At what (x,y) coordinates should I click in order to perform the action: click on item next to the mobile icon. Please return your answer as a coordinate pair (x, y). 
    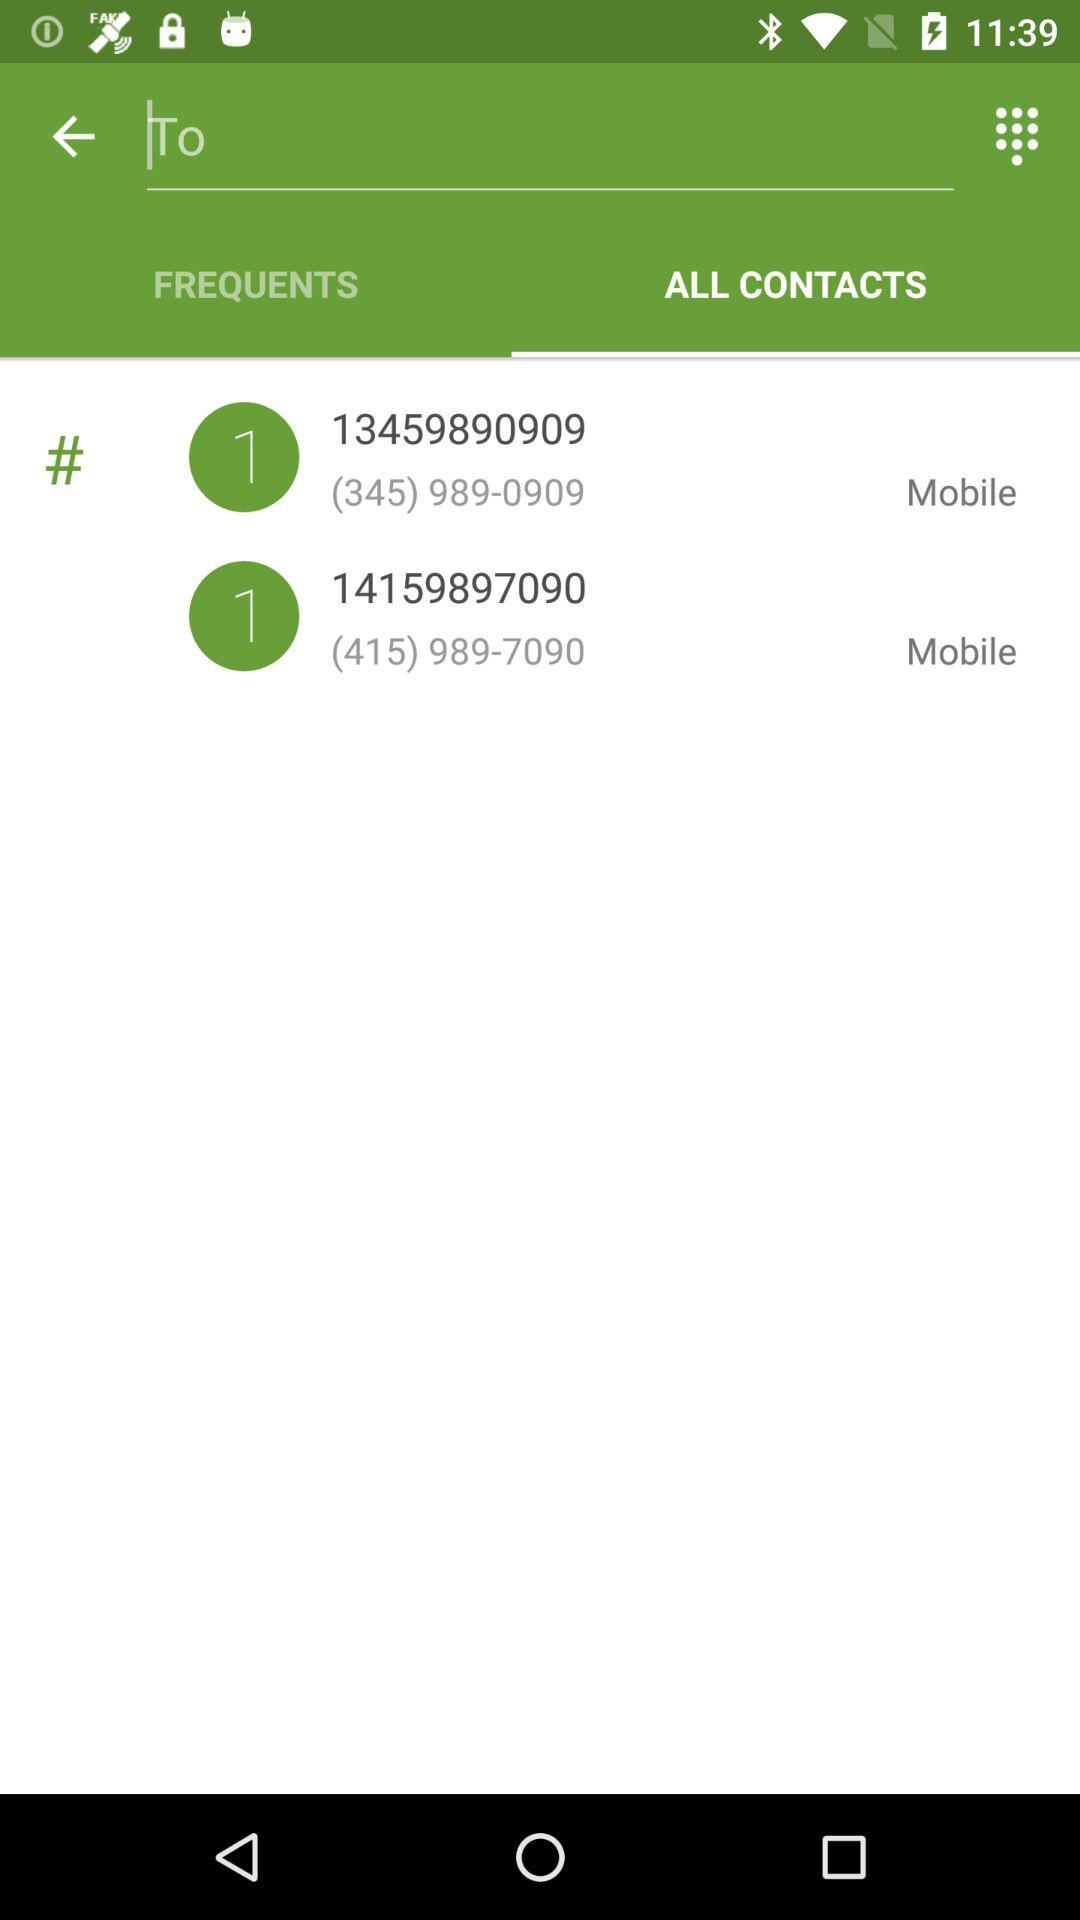
    Looking at the image, I should click on (458, 431).